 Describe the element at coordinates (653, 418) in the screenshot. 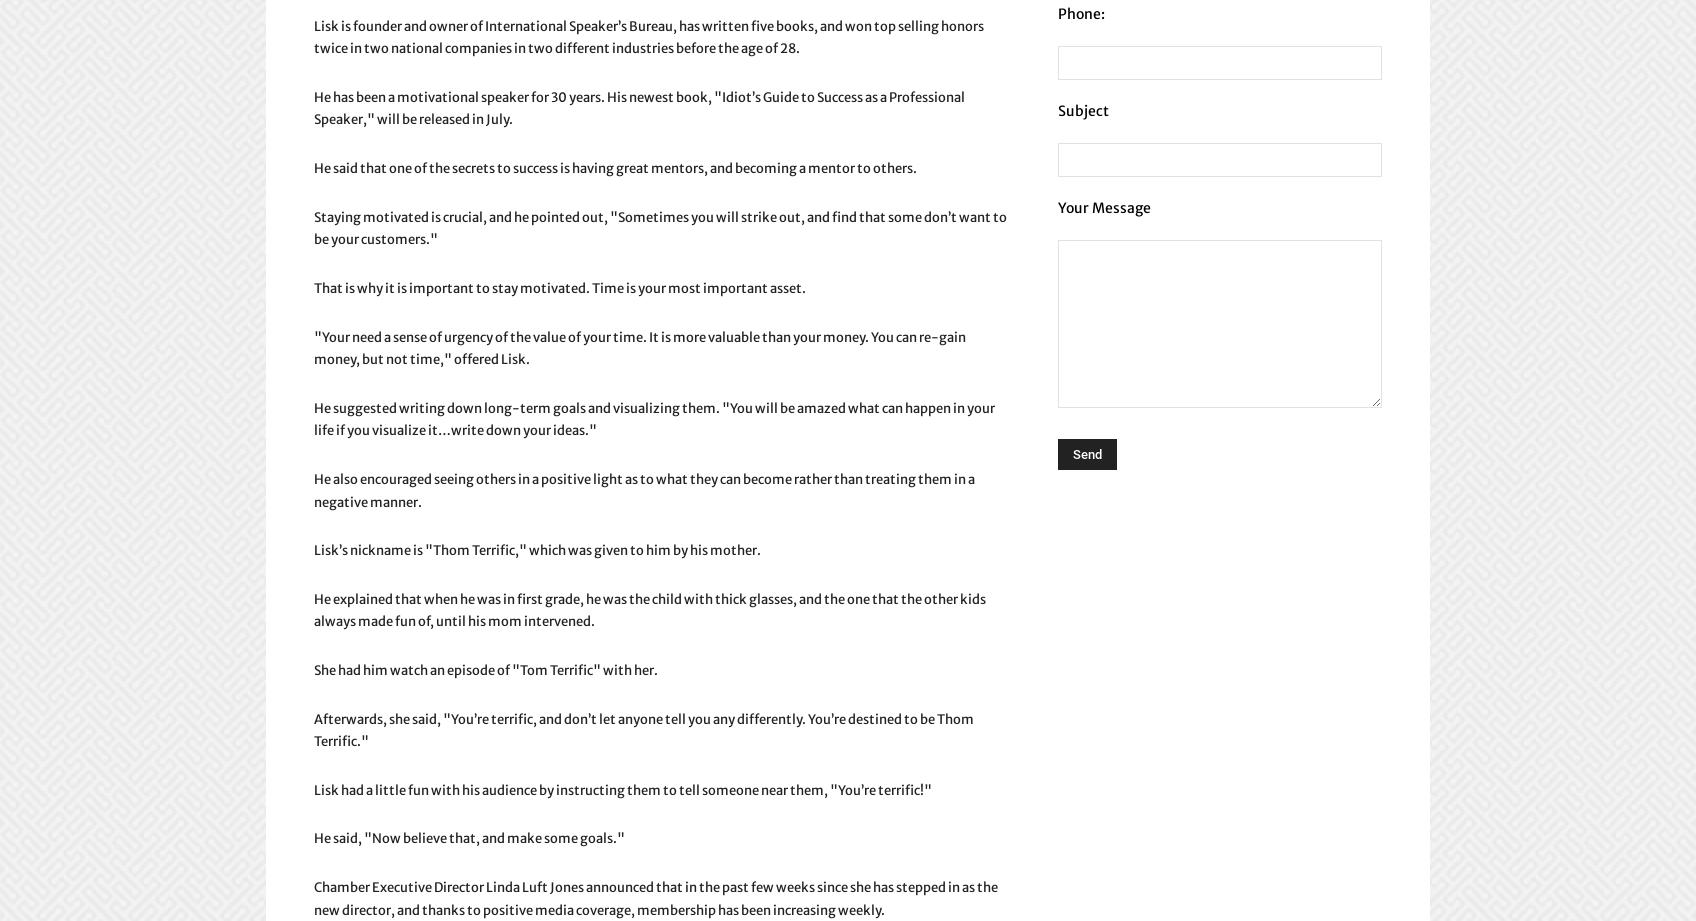

I see `'He suggested writing down long-term goals and visualizing them. "You will be amazed what can happen in your life if you visualize it…write down your ideas."'` at that location.